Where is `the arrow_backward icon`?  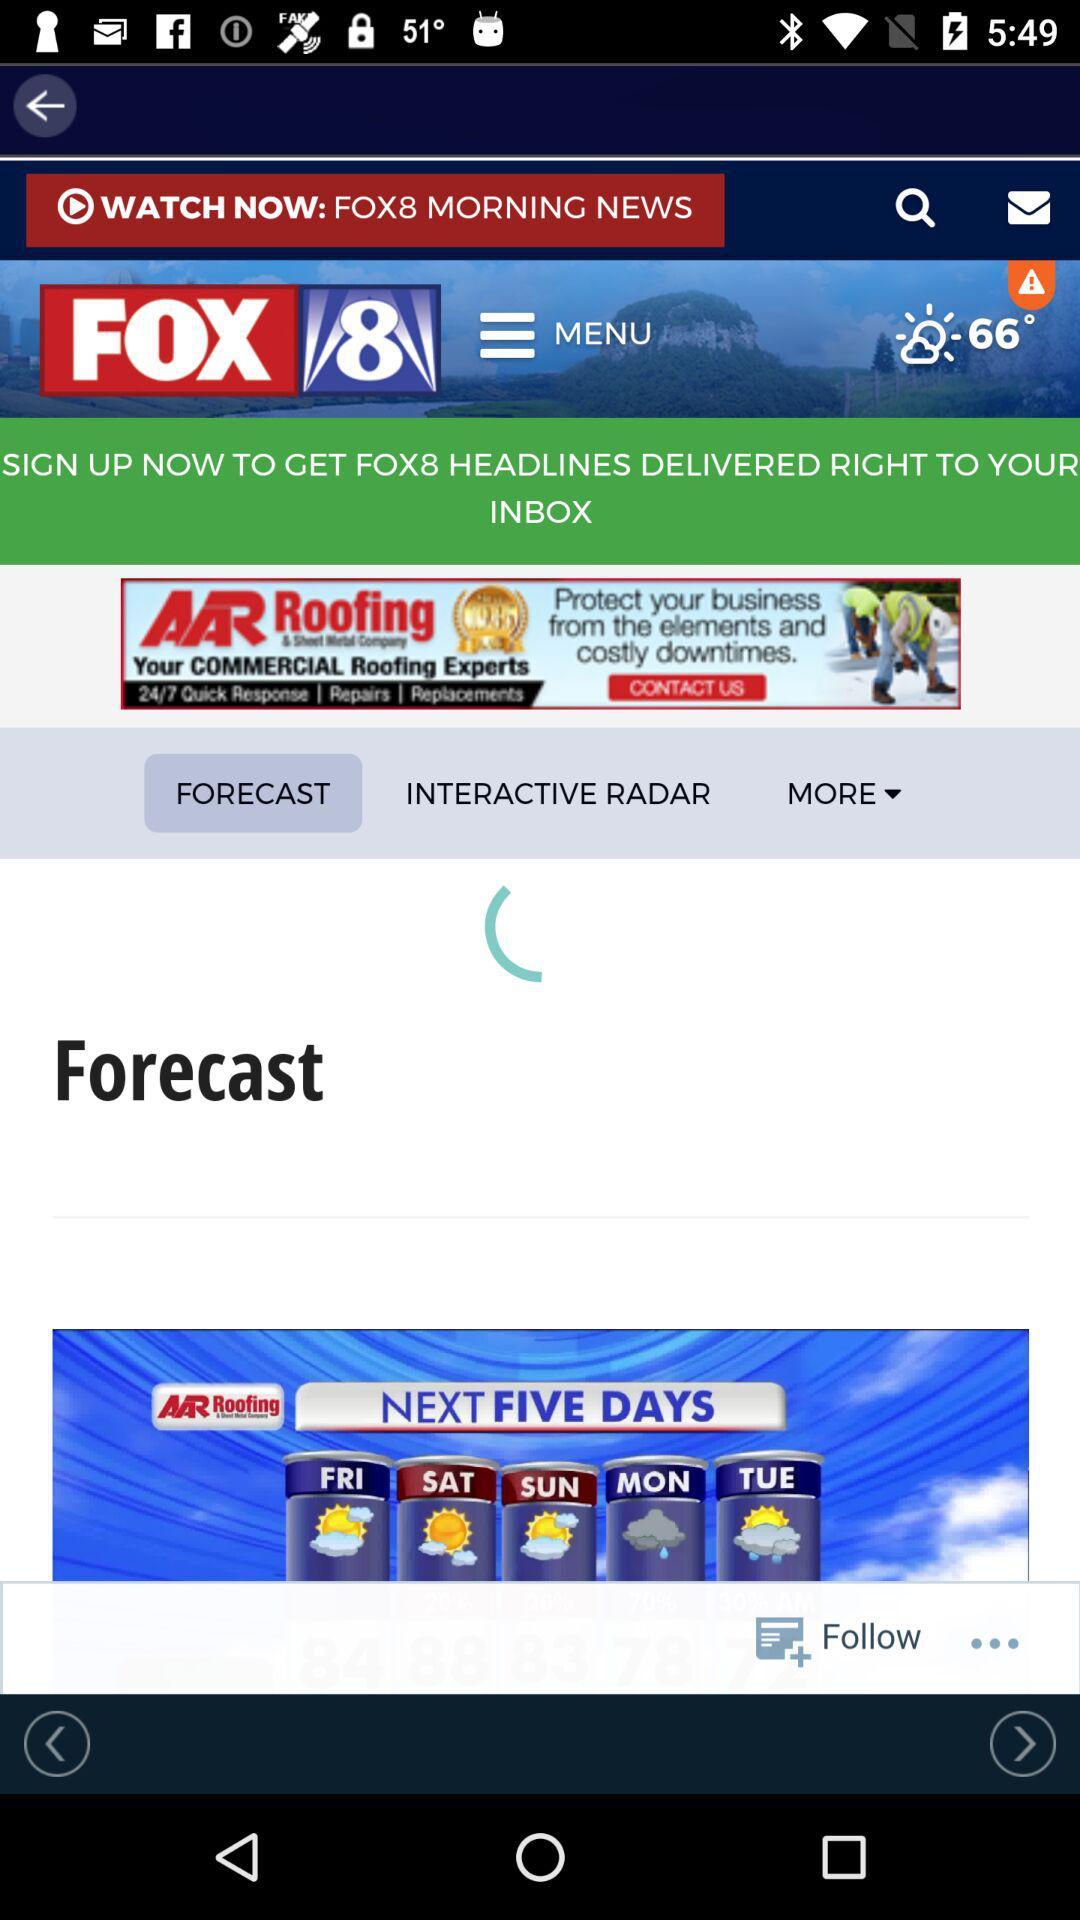 the arrow_backward icon is located at coordinates (57, 104).